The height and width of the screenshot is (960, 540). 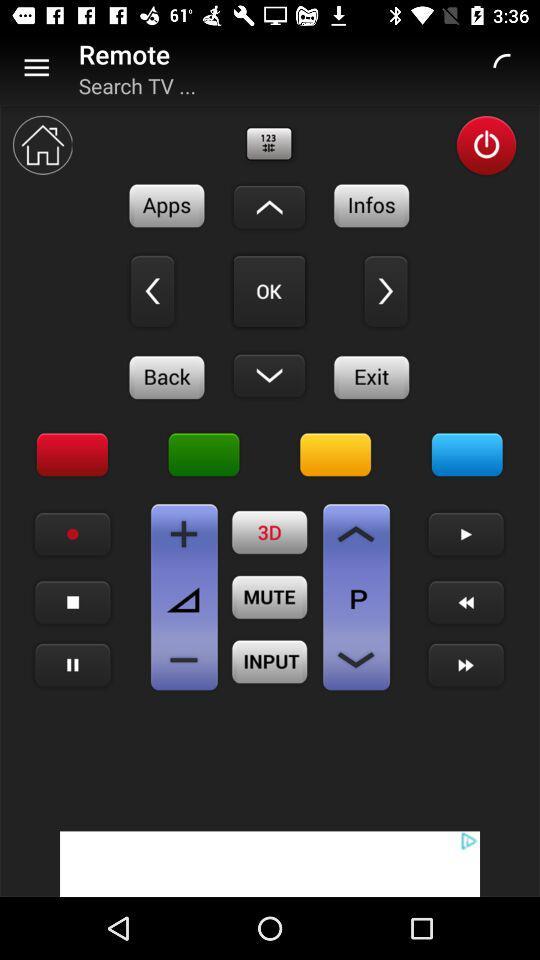 What do you see at coordinates (355, 659) in the screenshot?
I see `simple page` at bounding box center [355, 659].